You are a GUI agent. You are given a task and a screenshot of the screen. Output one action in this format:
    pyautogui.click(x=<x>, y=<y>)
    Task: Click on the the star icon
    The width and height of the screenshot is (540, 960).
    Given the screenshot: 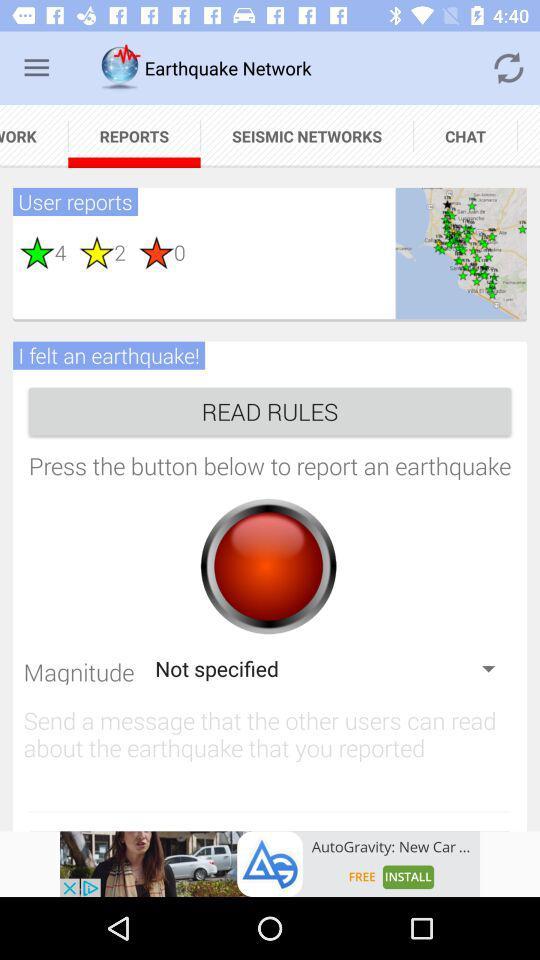 What is the action you would take?
    pyautogui.click(x=37, y=251)
    